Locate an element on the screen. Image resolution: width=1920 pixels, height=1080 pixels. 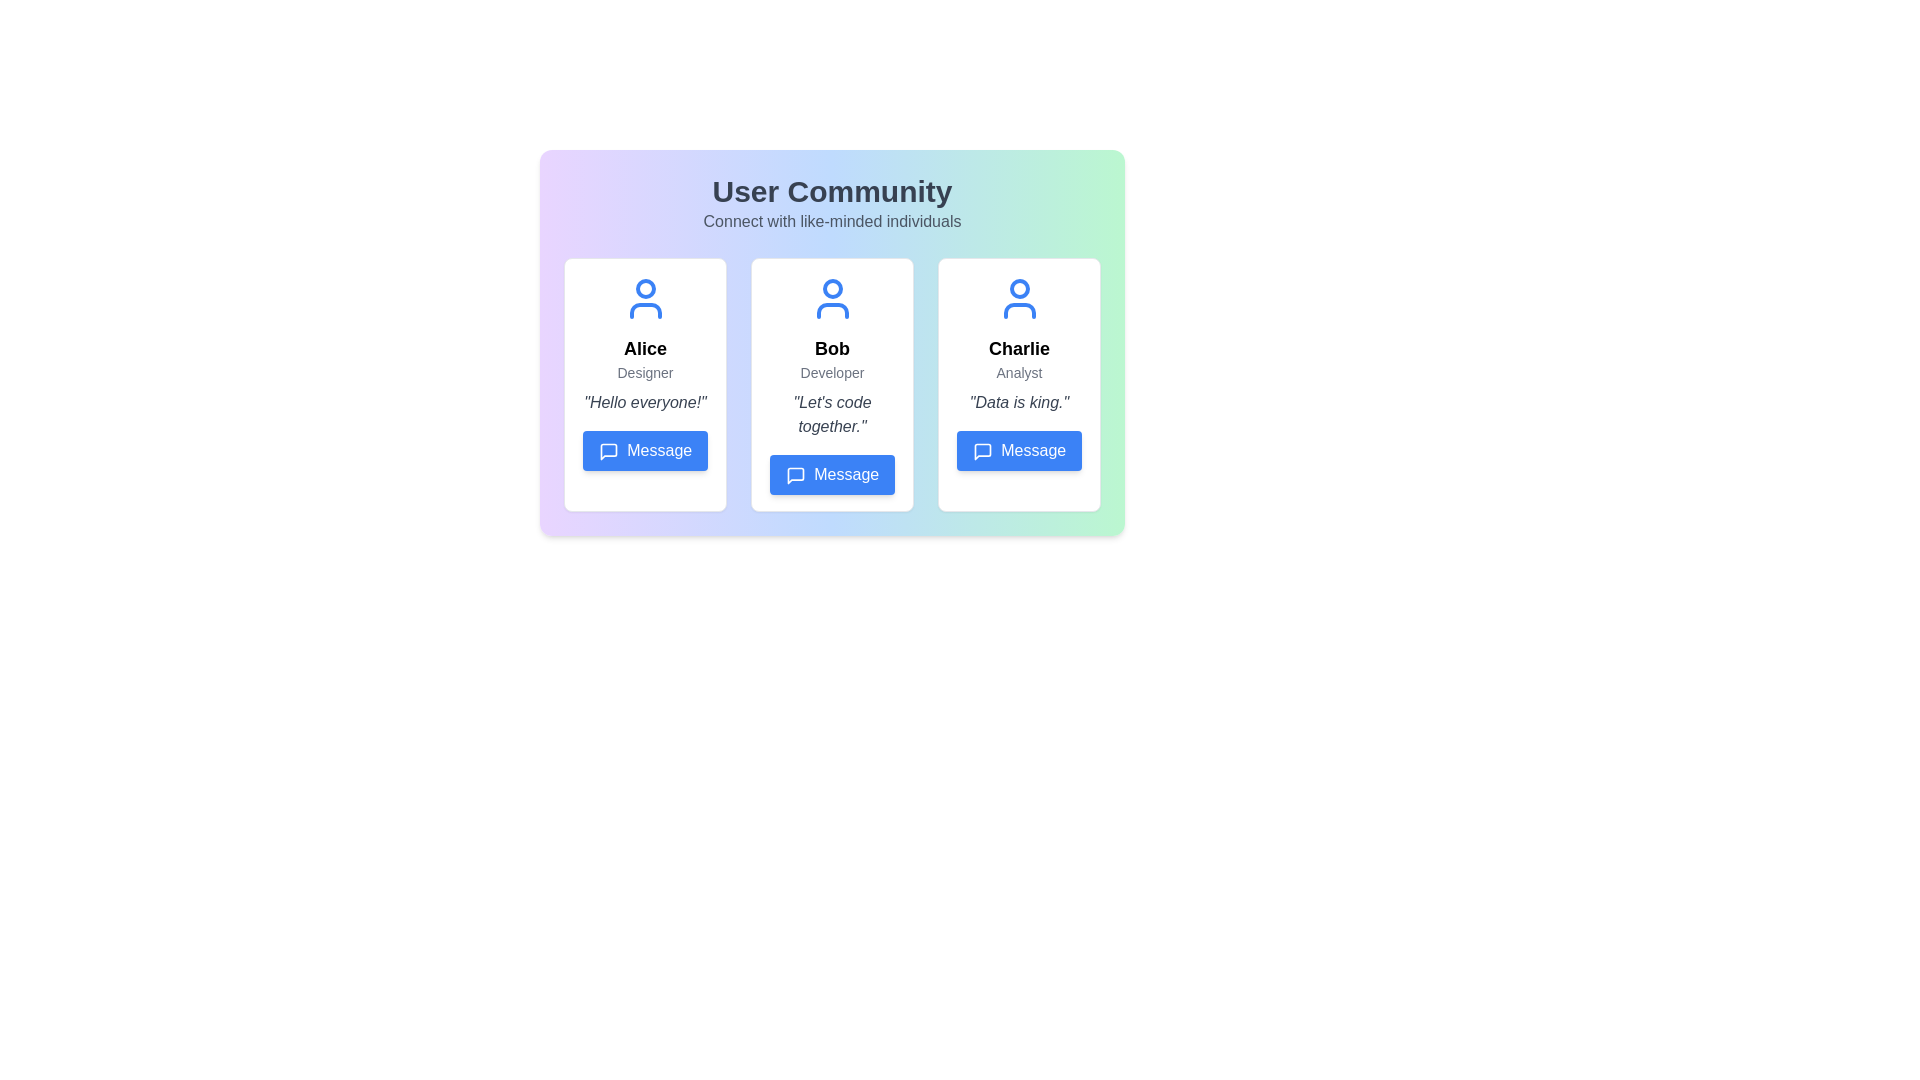
the second text label within the card element that displays the role or title of the person, located just under the name 'Bob' is located at coordinates (832, 373).